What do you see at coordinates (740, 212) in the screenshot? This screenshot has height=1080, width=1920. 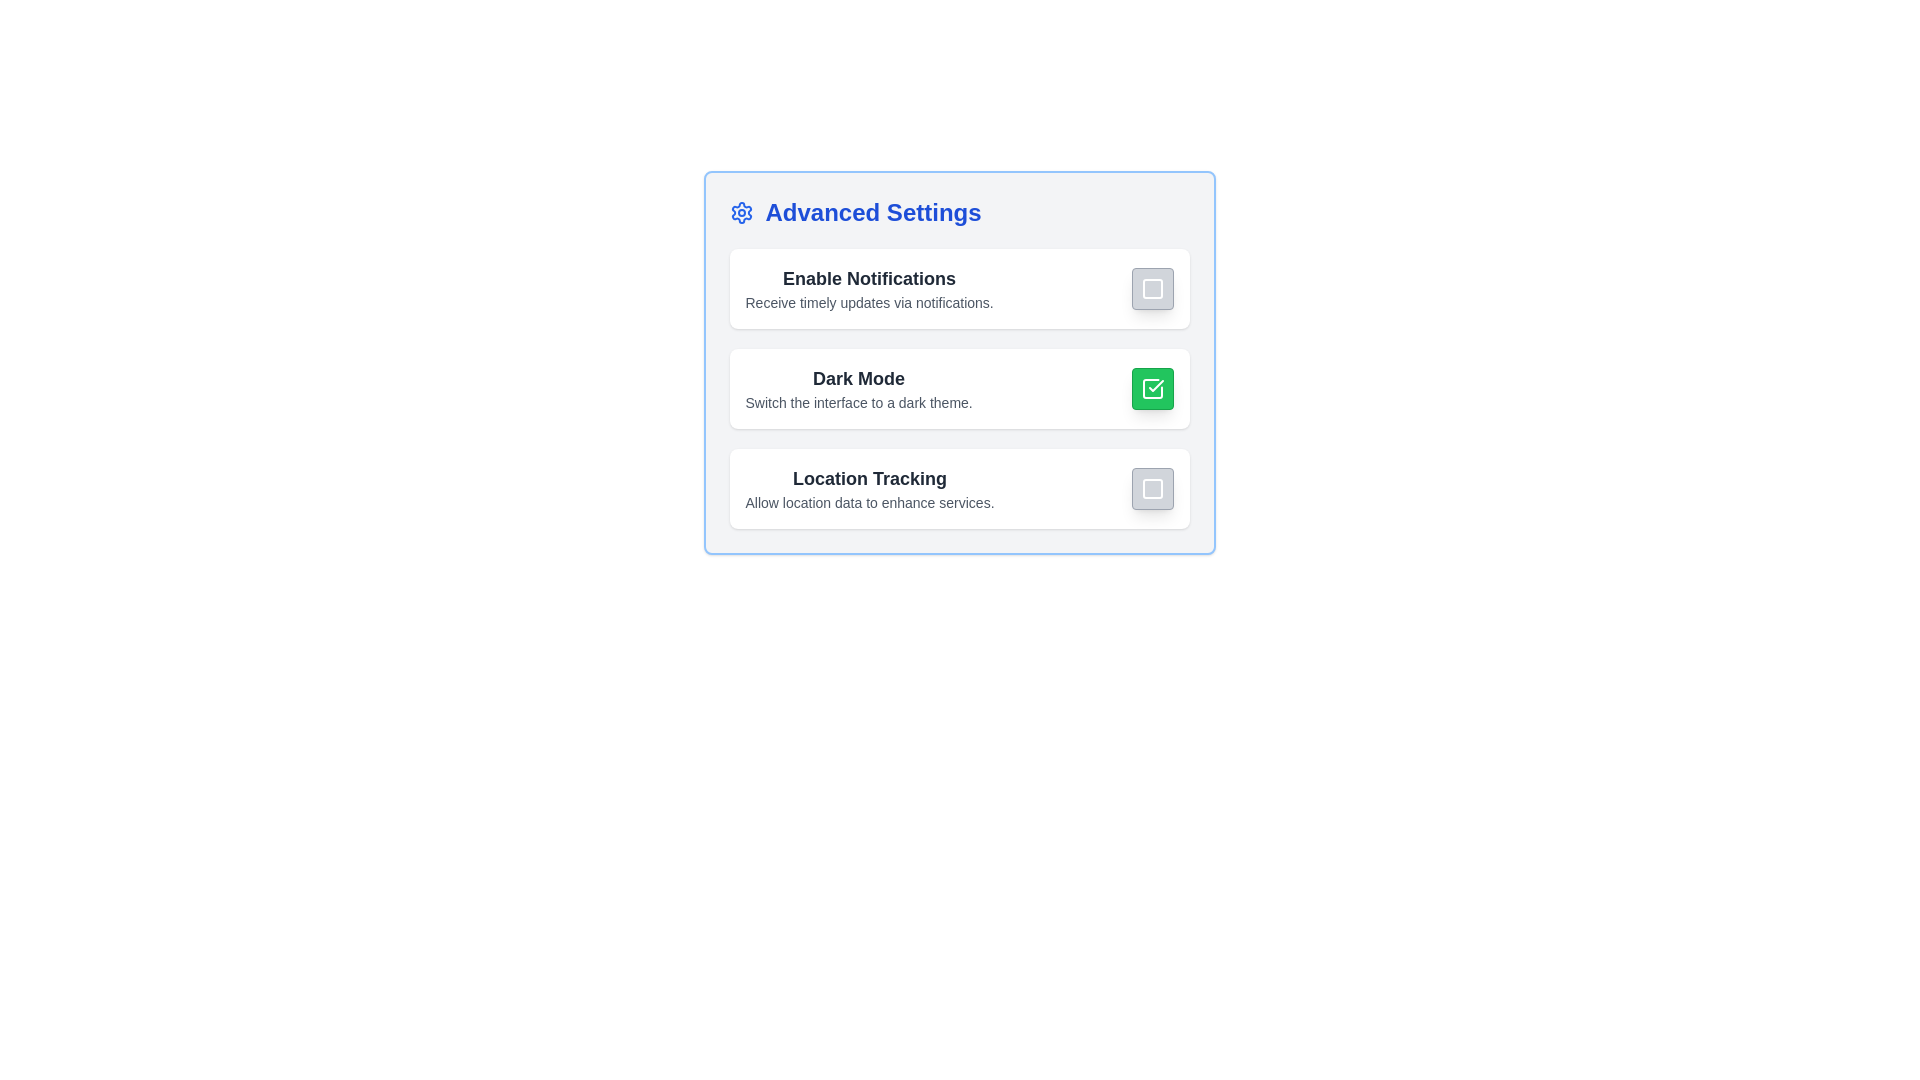 I see `the gear icon in the top-left section of the 'Advanced Settings' panel` at bounding box center [740, 212].